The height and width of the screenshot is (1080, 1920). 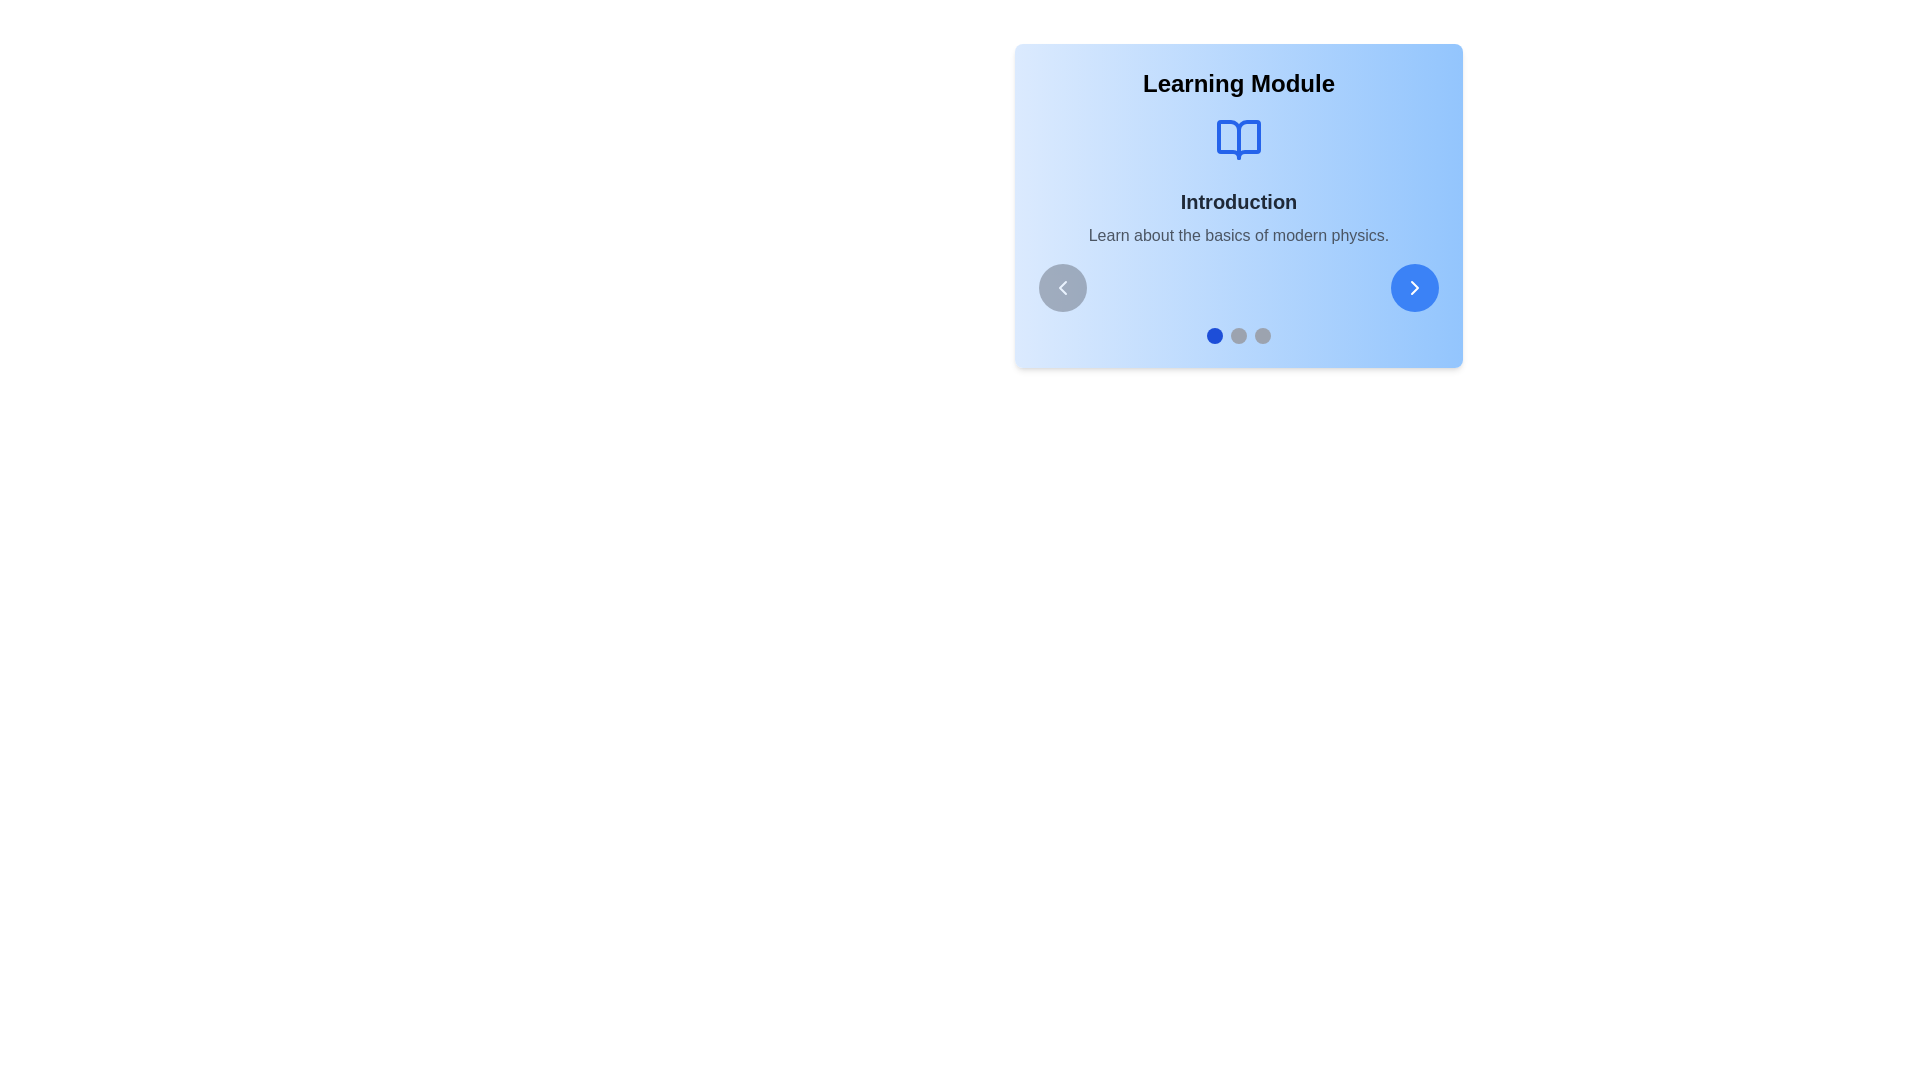 What do you see at coordinates (1237, 138) in the screenshot?
I see `the visual icon component that resembles an open book, specifically targeting the central vertical line within the outlined book icon` at bounding box center [1237, 138].